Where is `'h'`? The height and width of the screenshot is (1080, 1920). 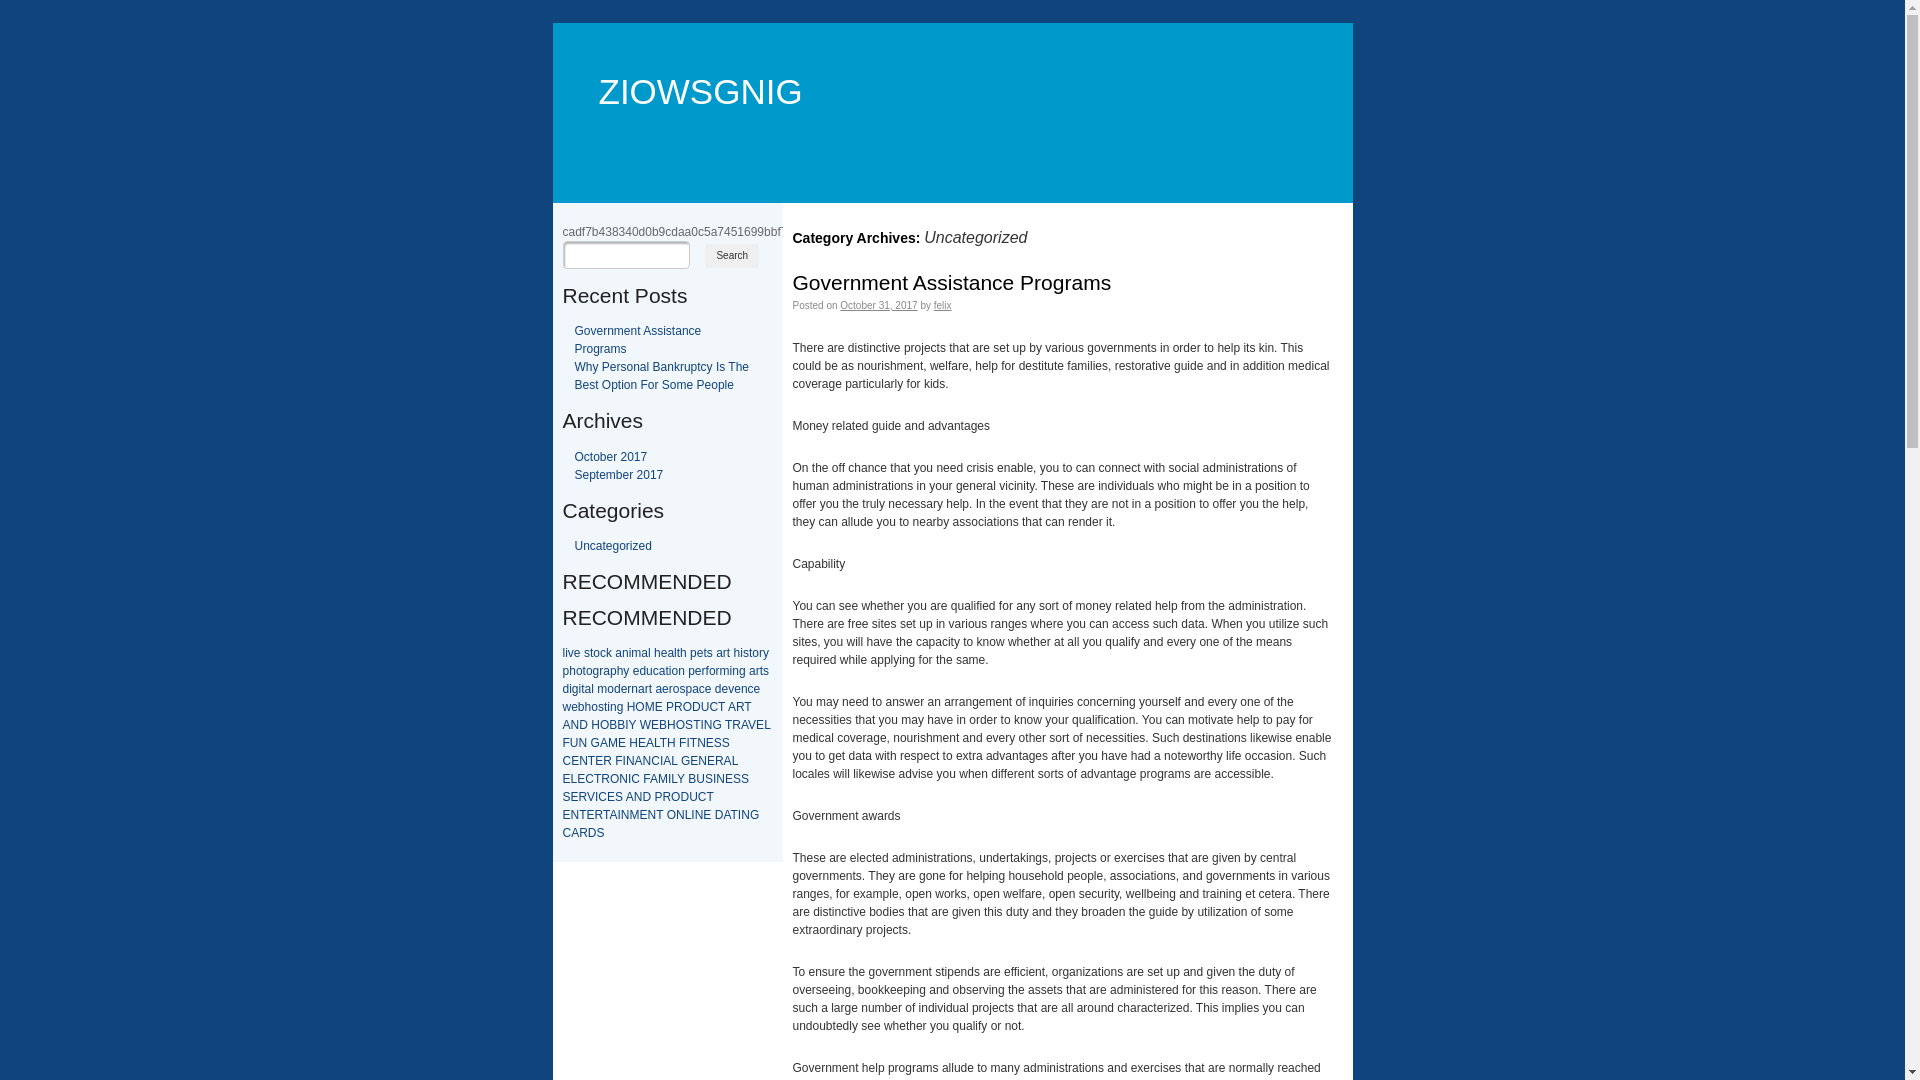
'h' is located at coordinates (657, 652).